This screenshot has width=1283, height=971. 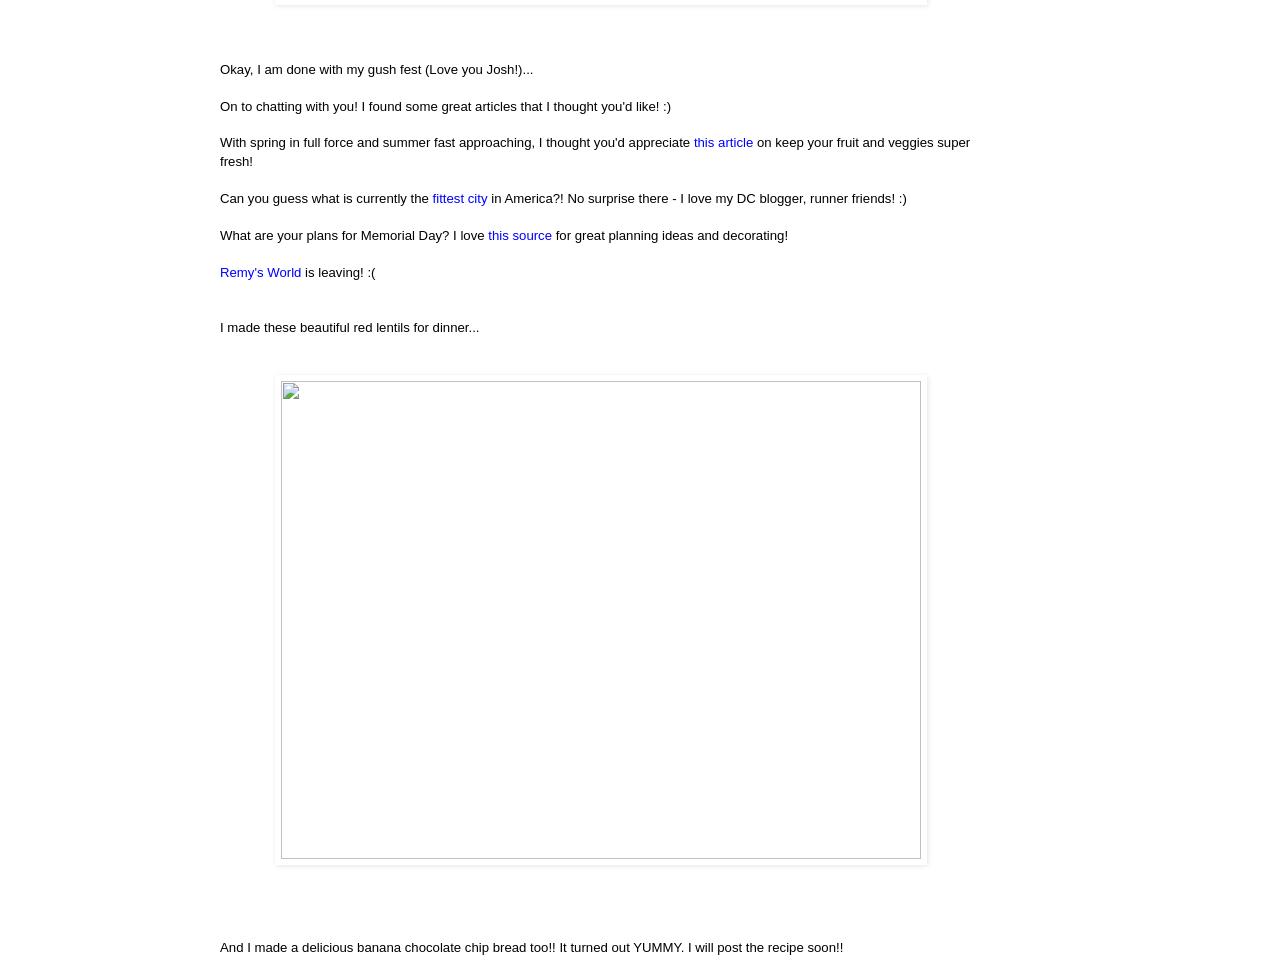 What do you see at coordinates (695, 196) in the screenshot?
I see `'in America?! No surprise there - I love my DC blogger, runner friends! :)'` at bounding box center [695, 196].